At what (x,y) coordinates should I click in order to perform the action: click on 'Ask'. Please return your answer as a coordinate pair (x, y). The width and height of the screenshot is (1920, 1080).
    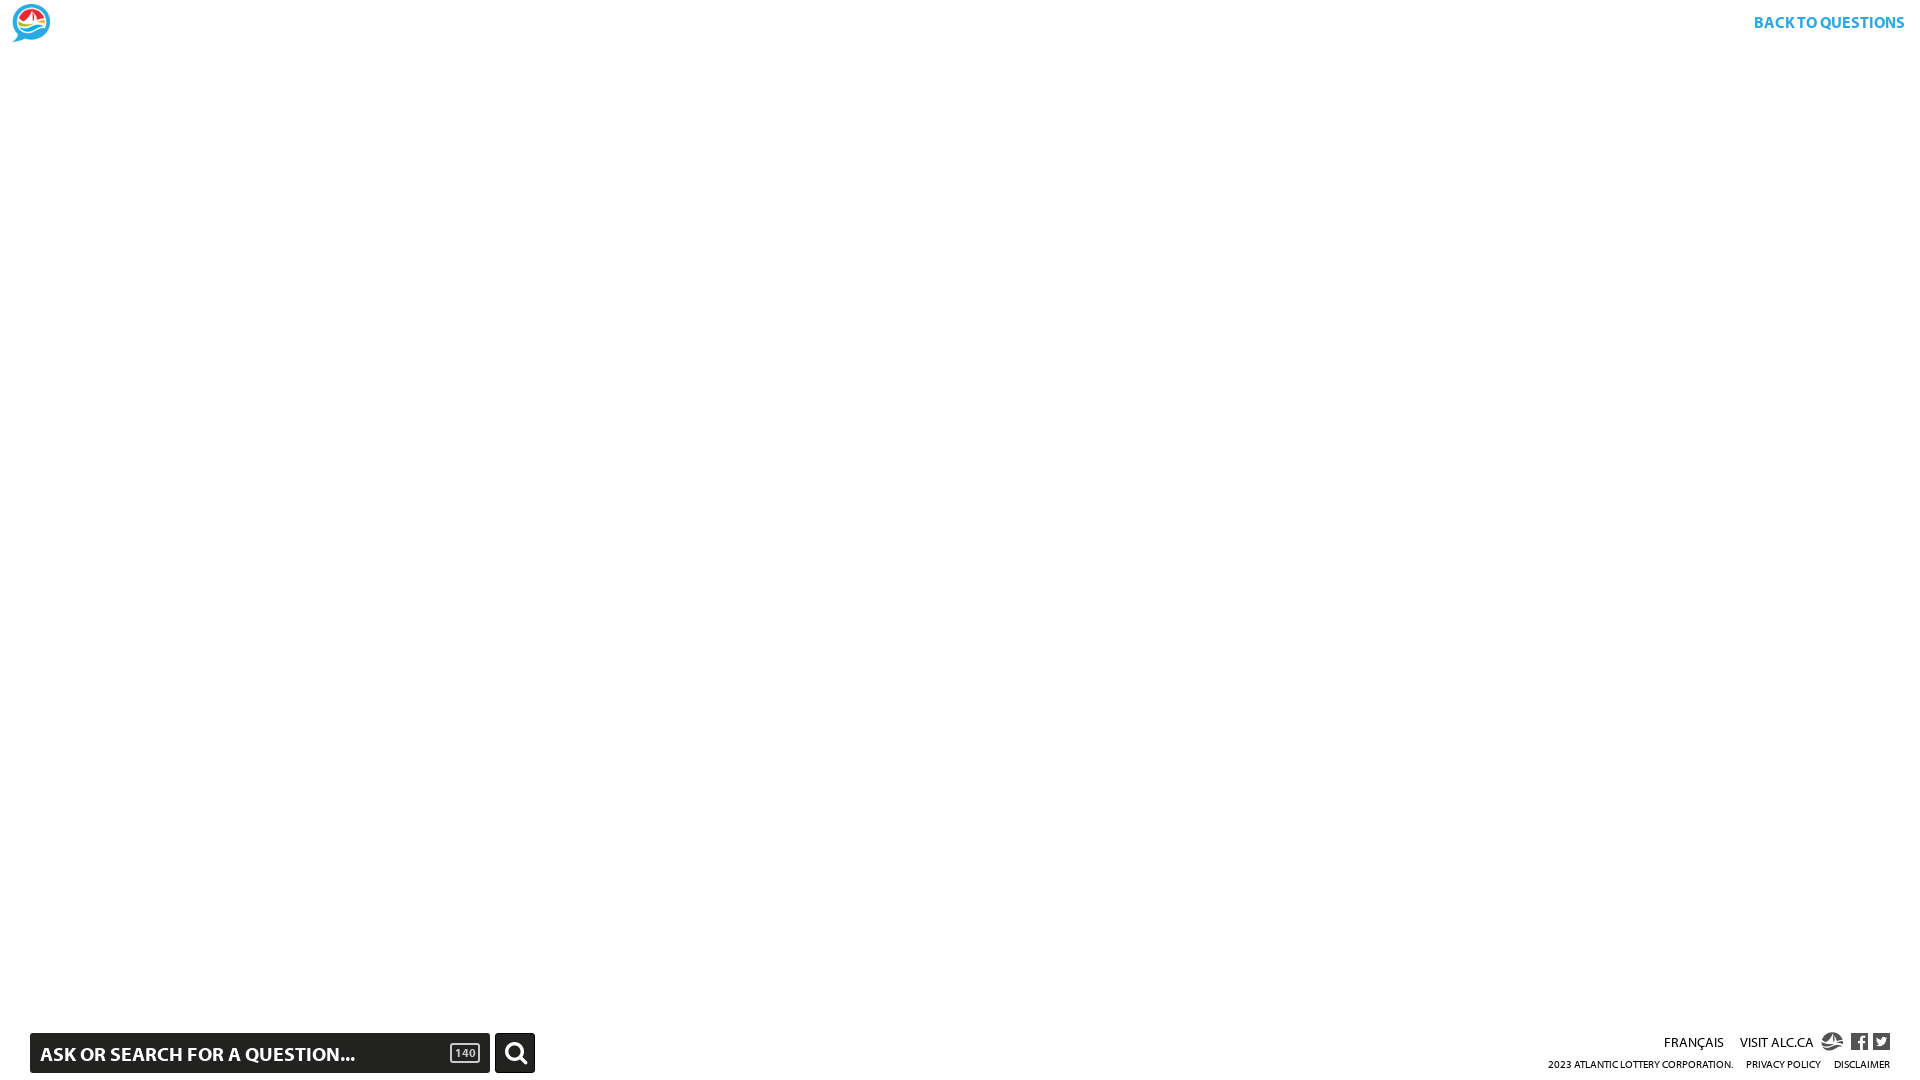
    Looking at the image, I should click on (514, 1052).